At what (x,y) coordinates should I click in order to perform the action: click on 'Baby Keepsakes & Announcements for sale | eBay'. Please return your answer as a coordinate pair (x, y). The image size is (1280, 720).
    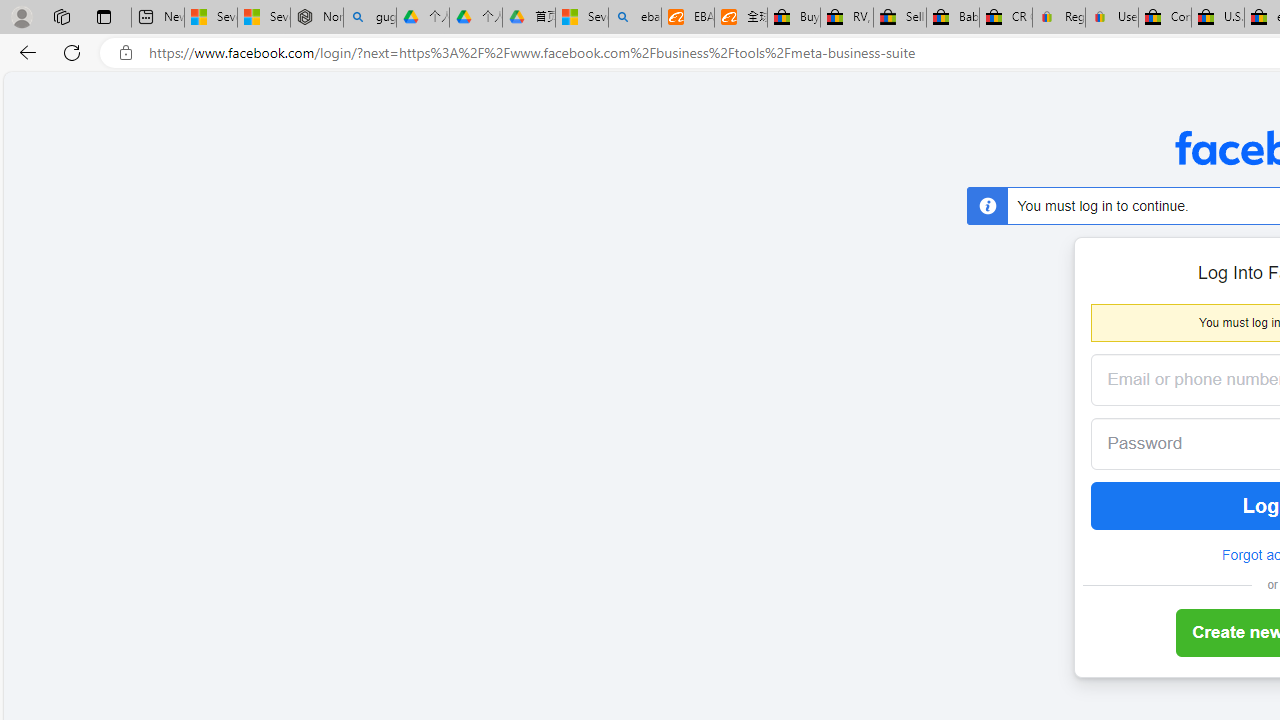
    Looking at the image, I should click on (951, 17).